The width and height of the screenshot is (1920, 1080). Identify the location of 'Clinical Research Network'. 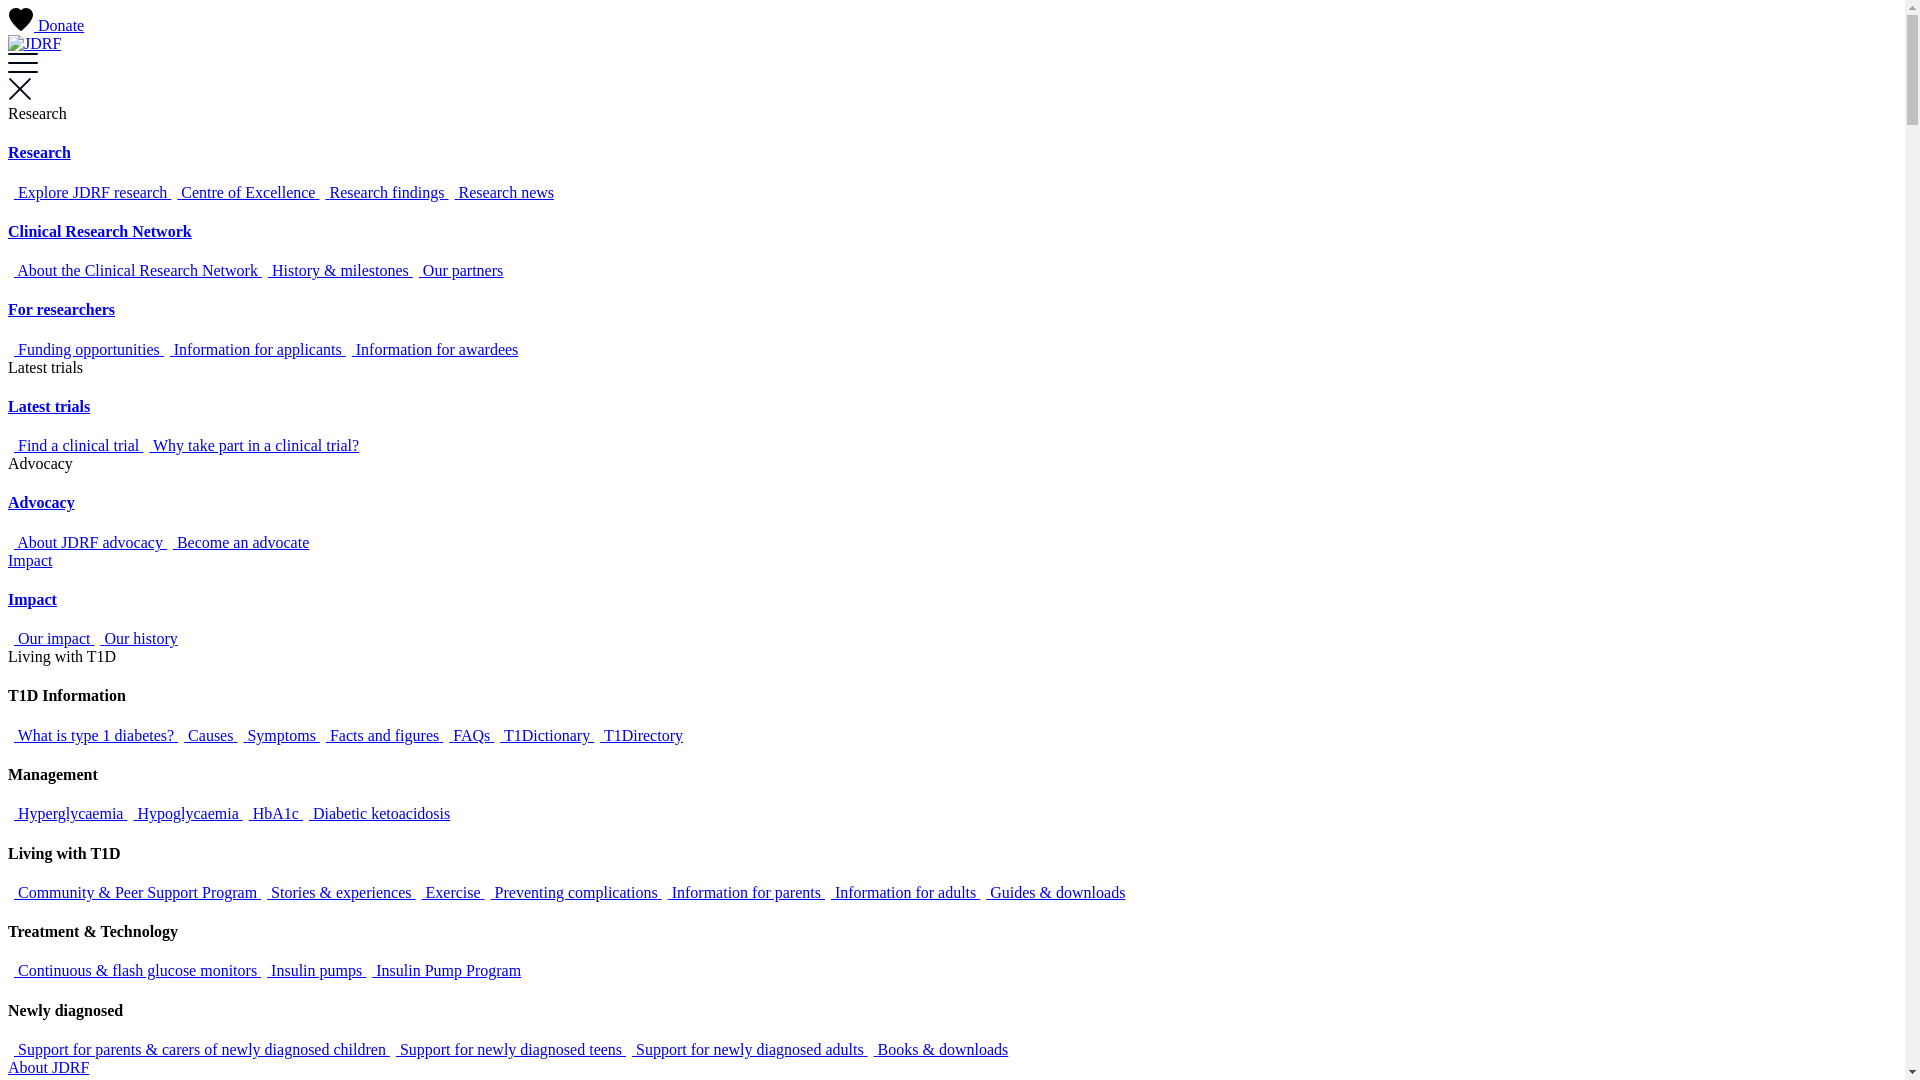
(8, 230).